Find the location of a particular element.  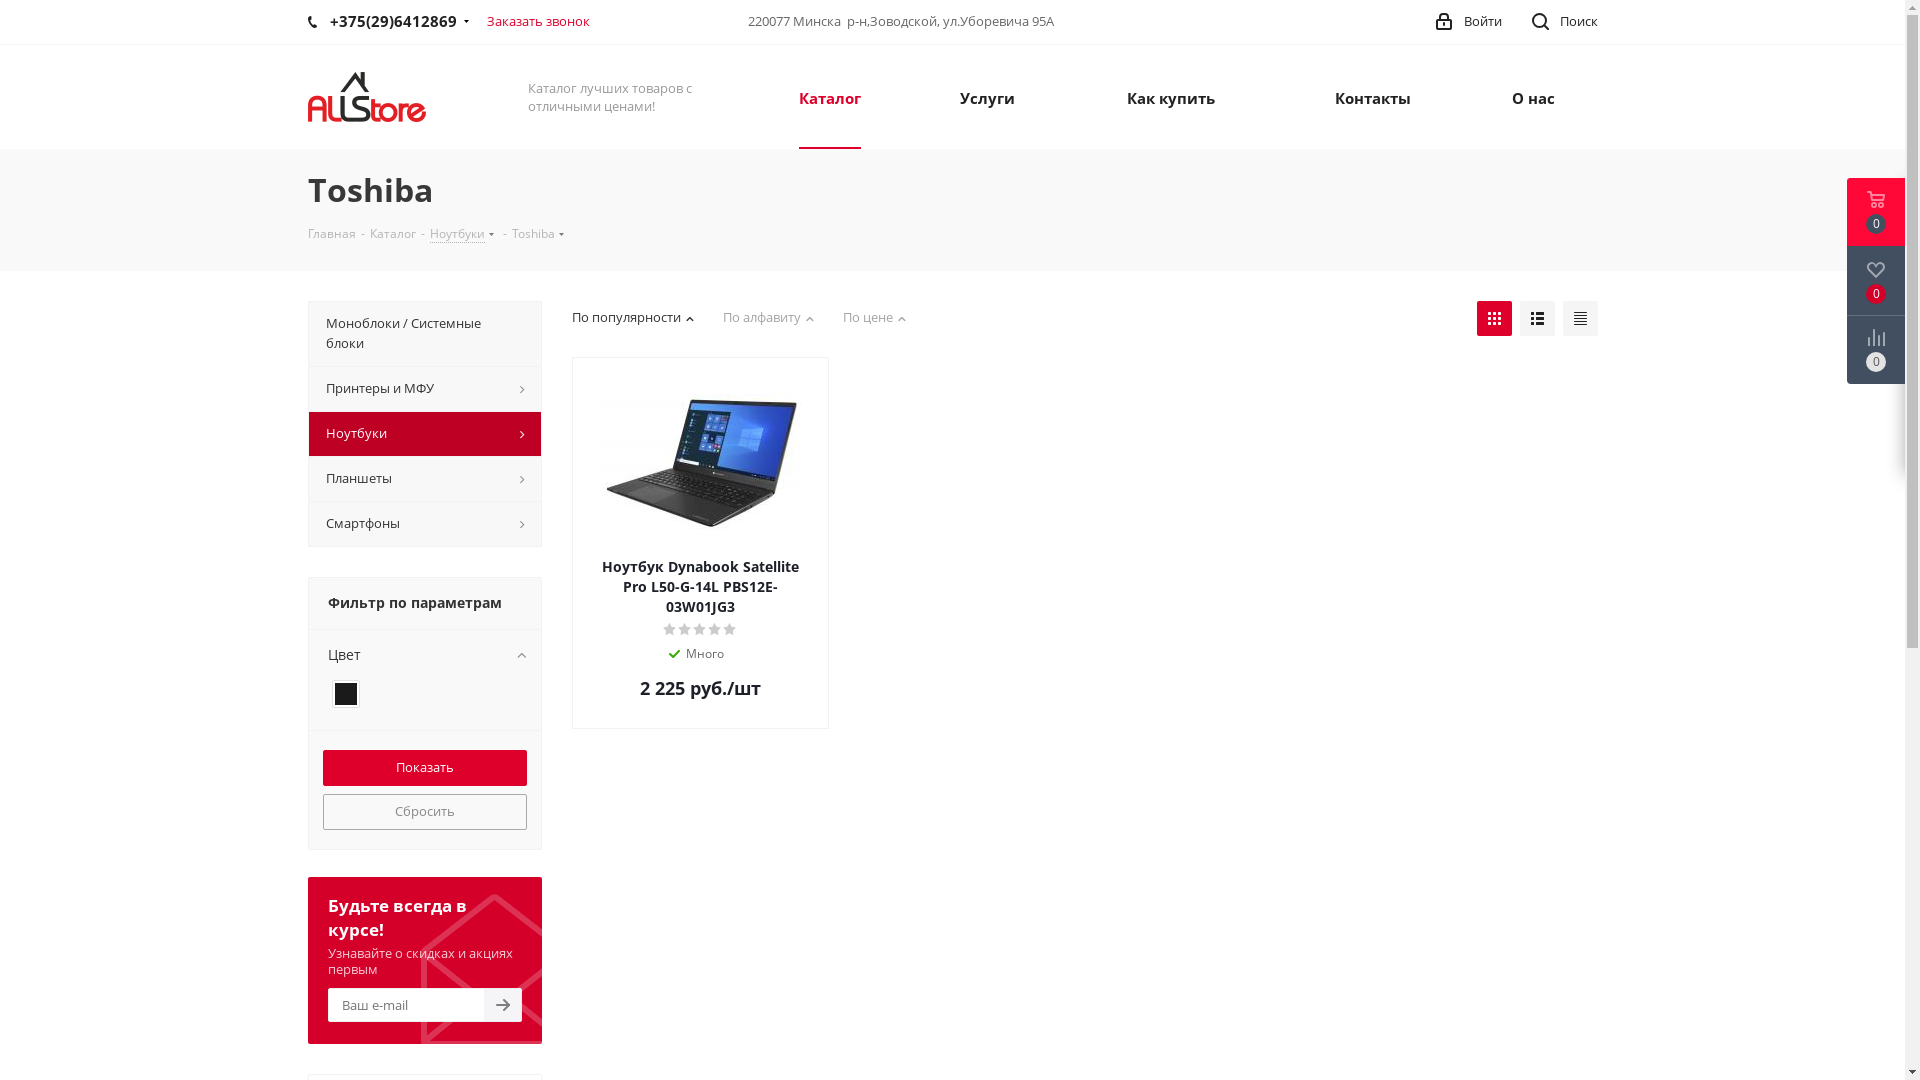

'2' is located at coordinates (685, 628).